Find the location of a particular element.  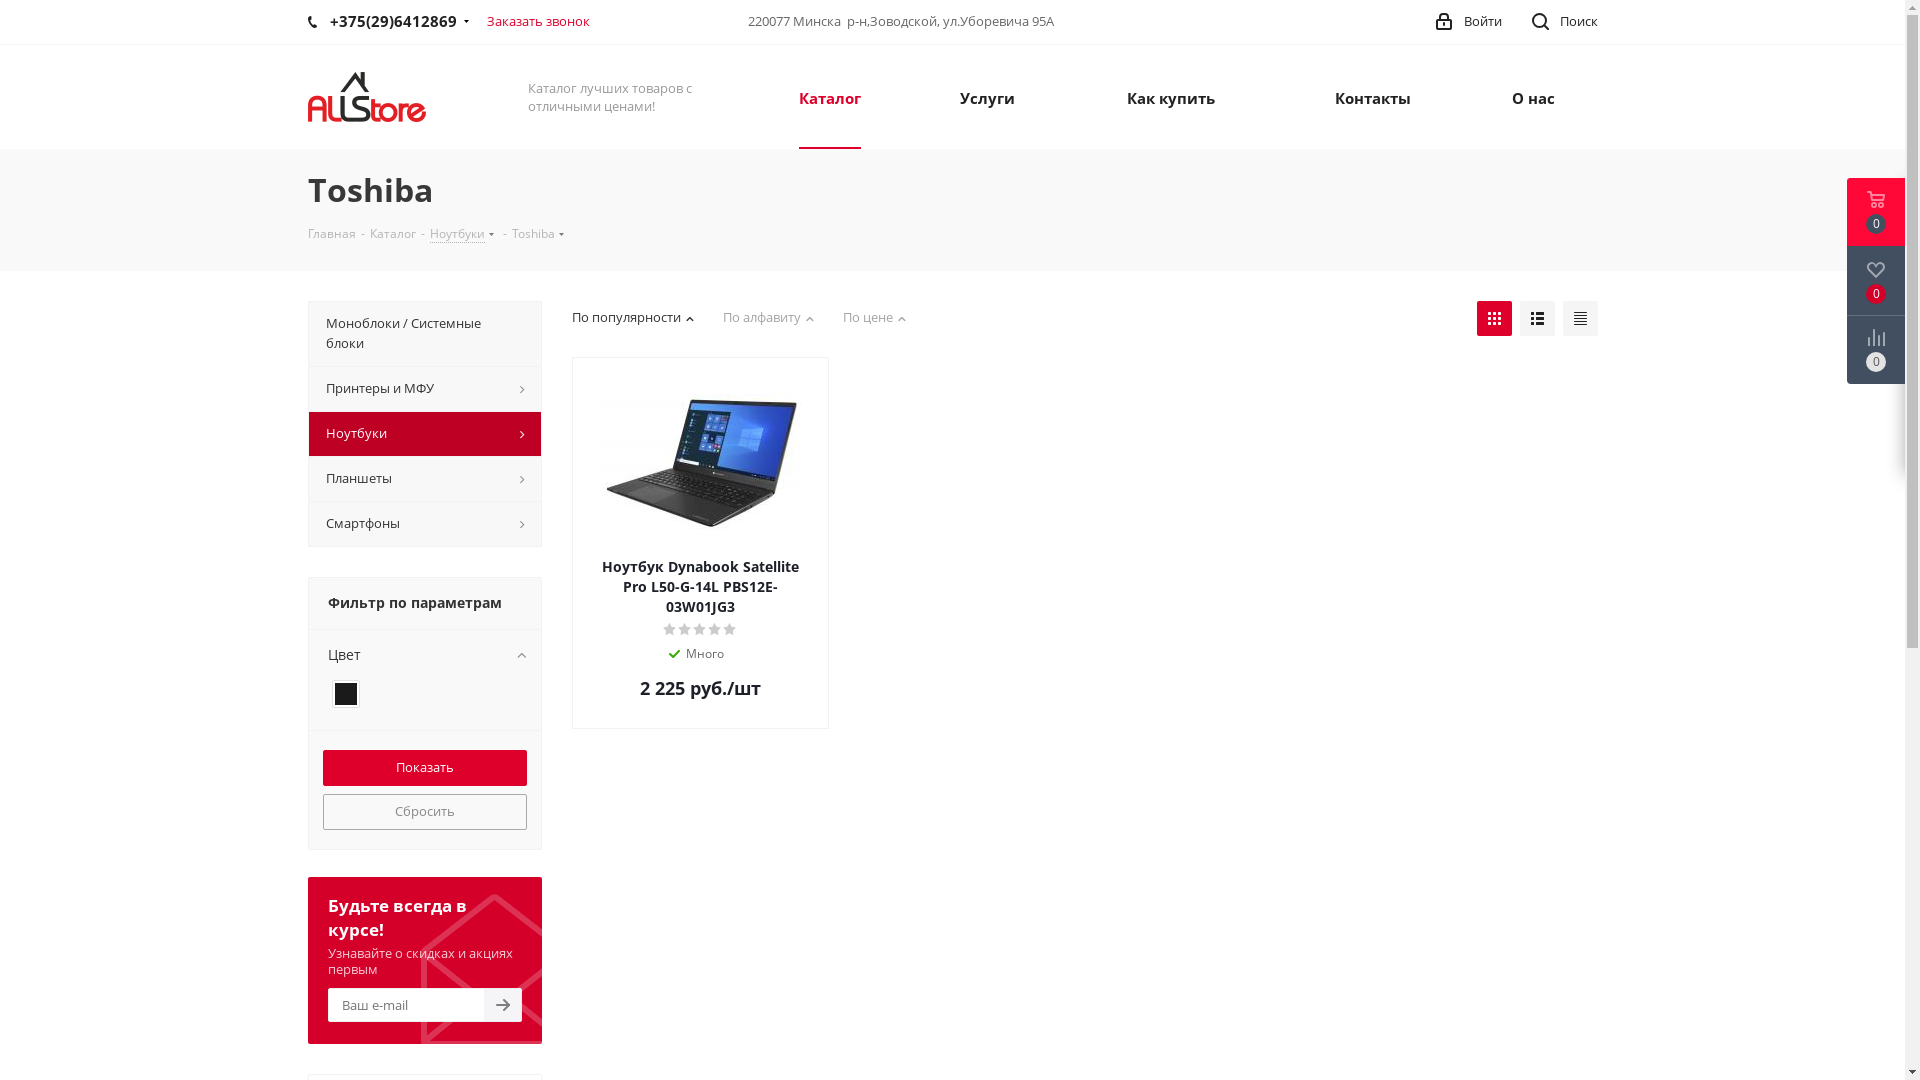

'2' is located at coordinates (685, 628).